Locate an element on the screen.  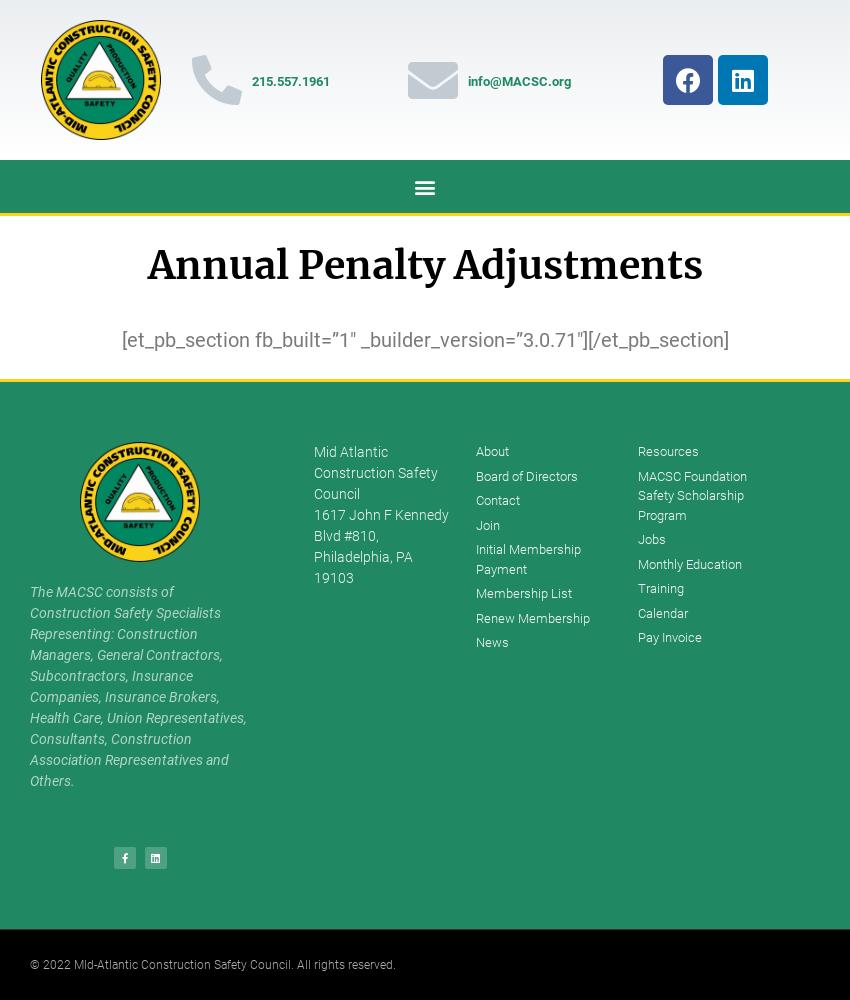
'Membership List' is located at coordinates (474, 592).